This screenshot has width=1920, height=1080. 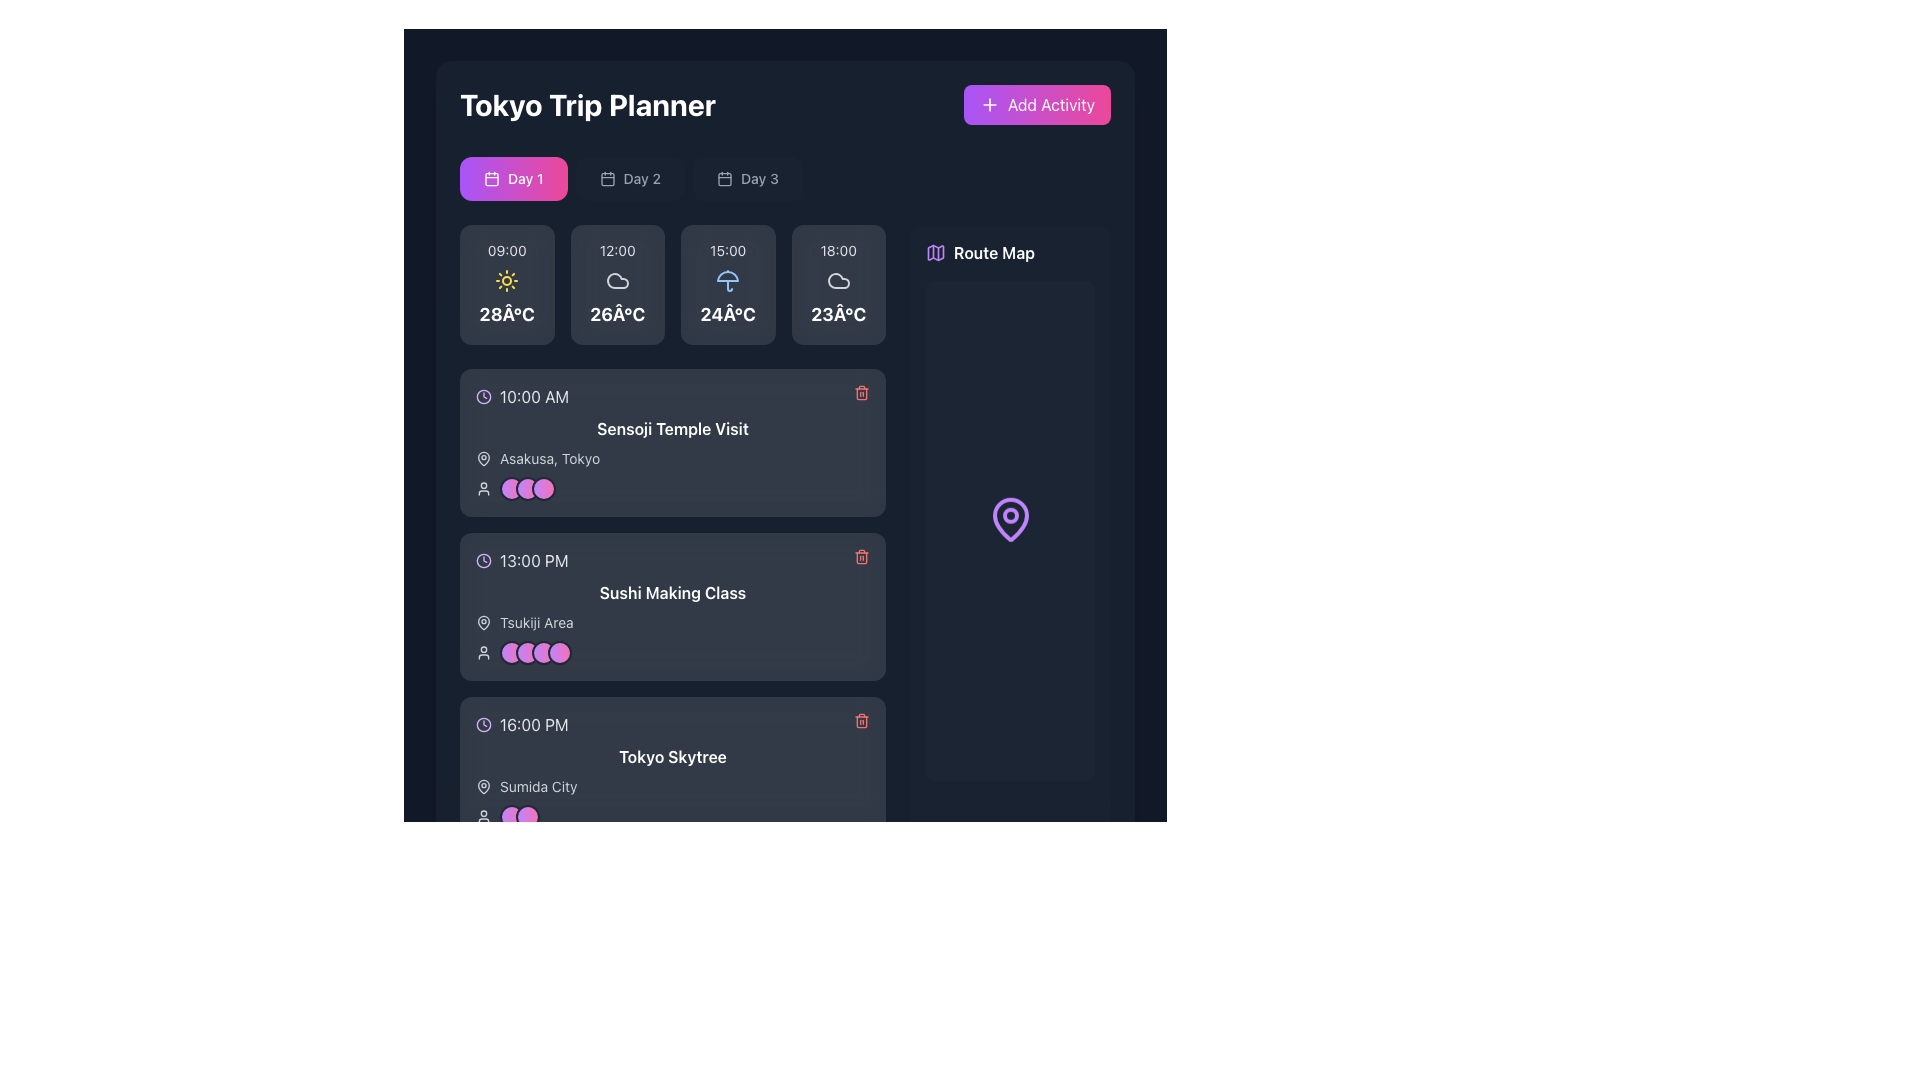 I want to click on the static text label displaying '23Â°C', so click(x=838, y=315).